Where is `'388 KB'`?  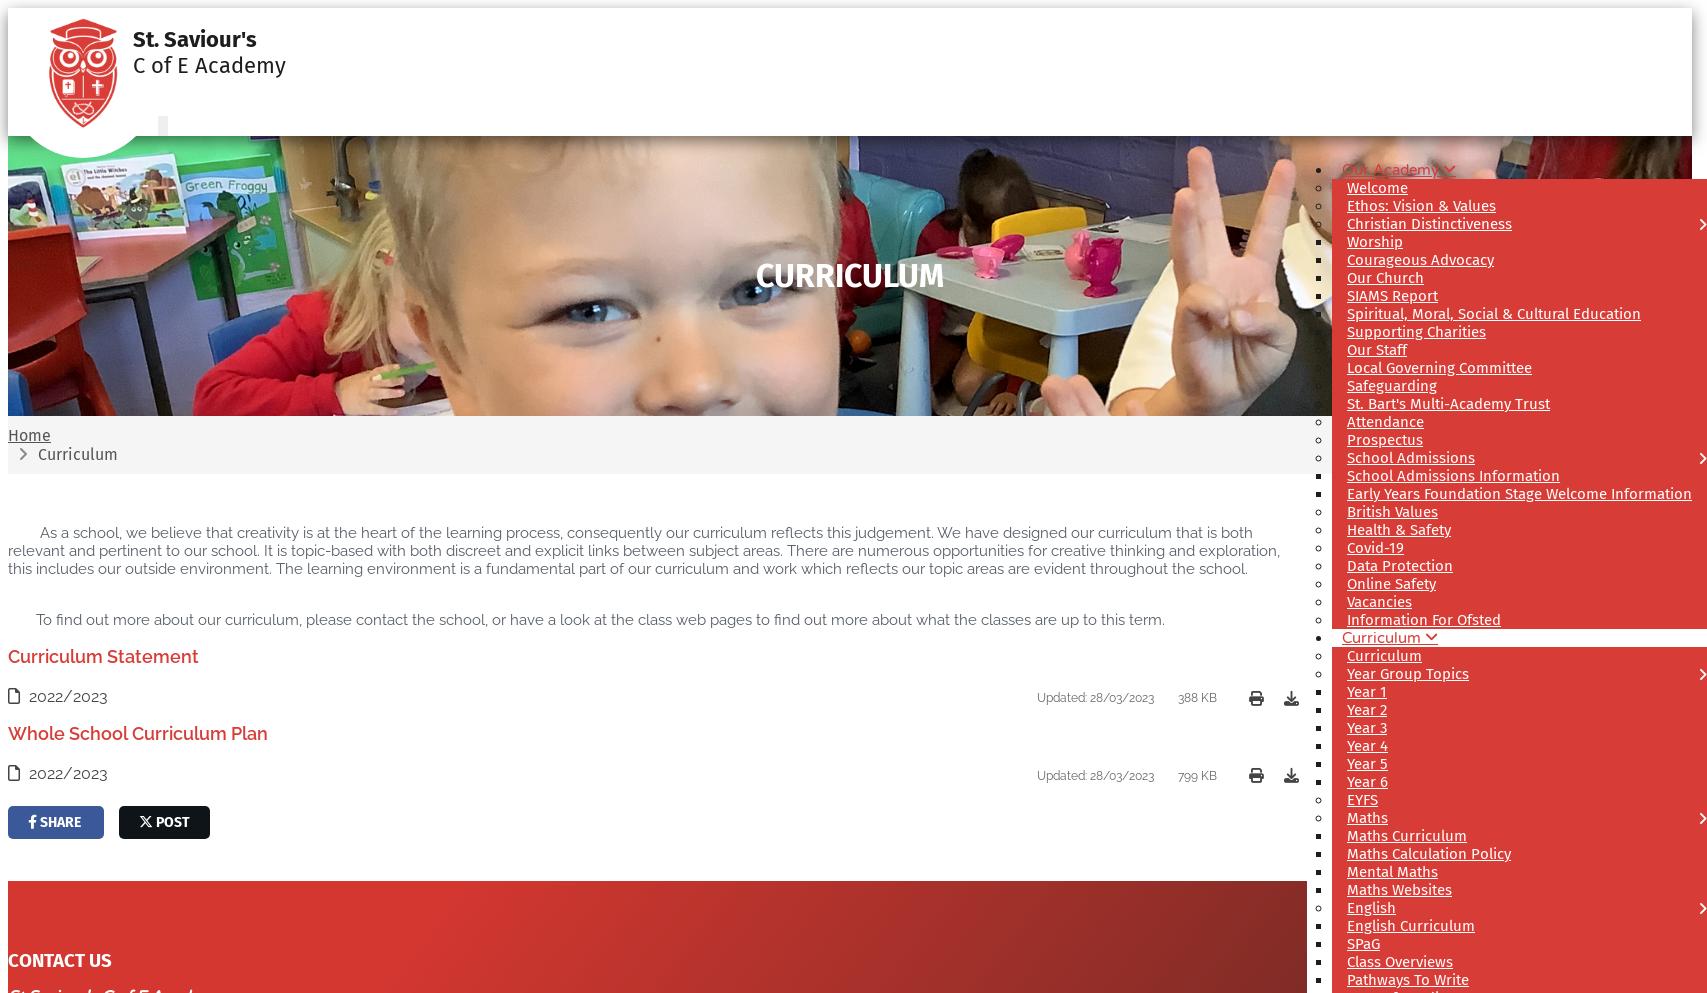
'388 KB' is located at coordinates (1196, 696).